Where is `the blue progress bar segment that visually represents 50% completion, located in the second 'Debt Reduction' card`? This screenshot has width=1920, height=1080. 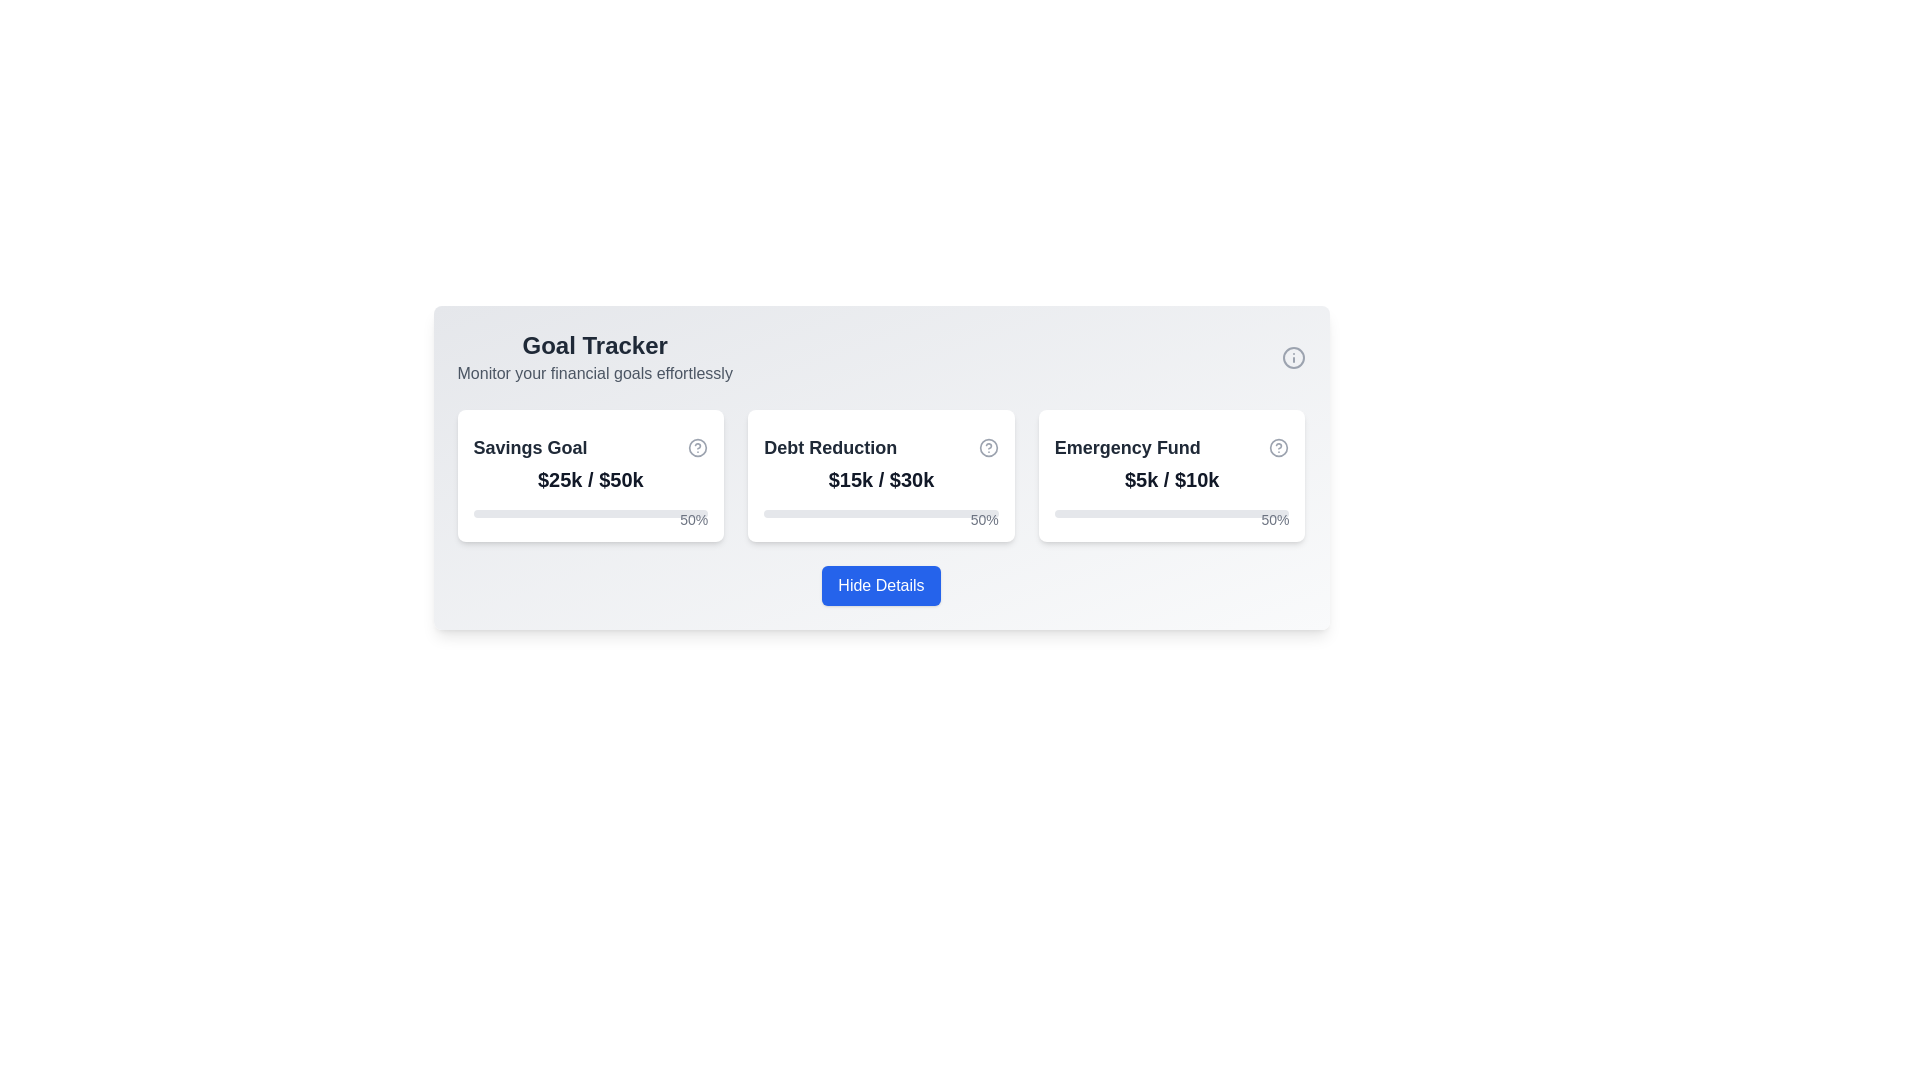 the blue progress bar segment that visually represents 50% completion, located in the second 'Debt Reduction' card is located at coordinates (822, 512).